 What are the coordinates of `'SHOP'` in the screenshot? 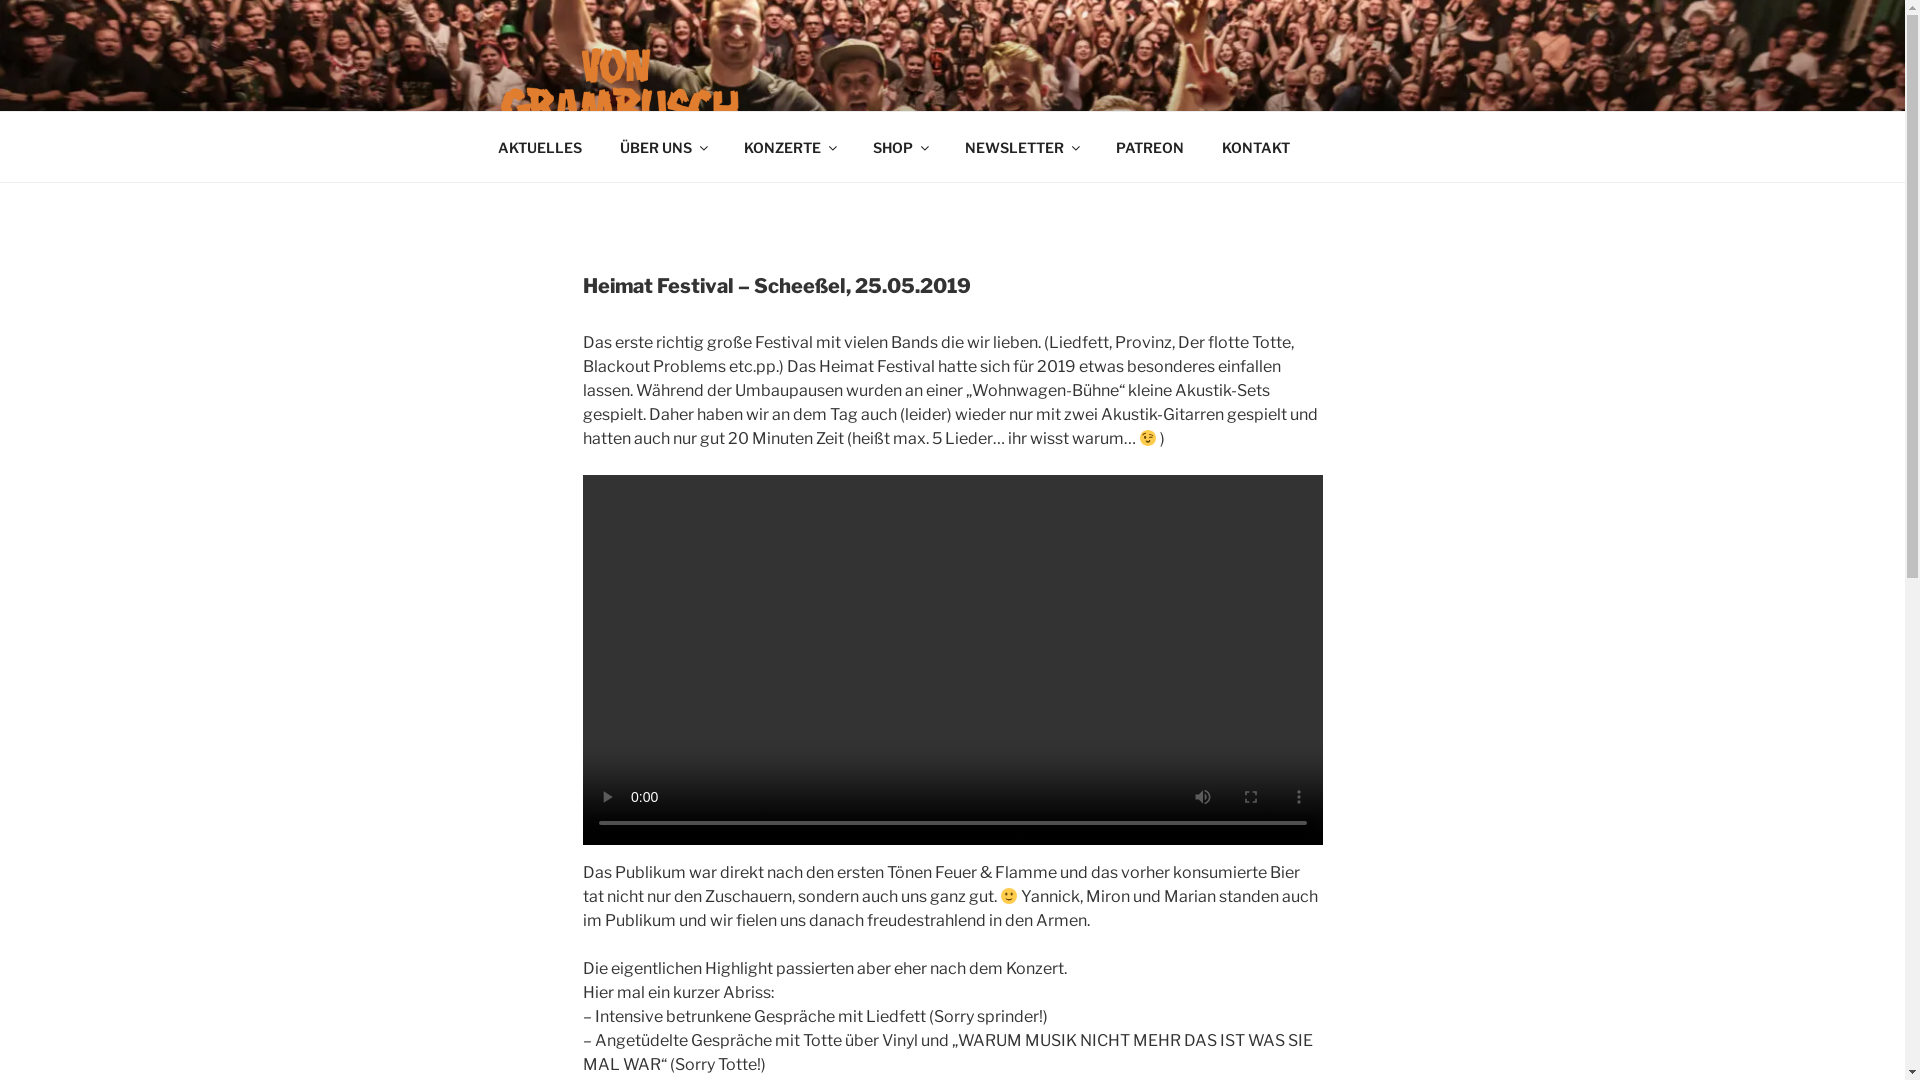 It's located at (855, 145).